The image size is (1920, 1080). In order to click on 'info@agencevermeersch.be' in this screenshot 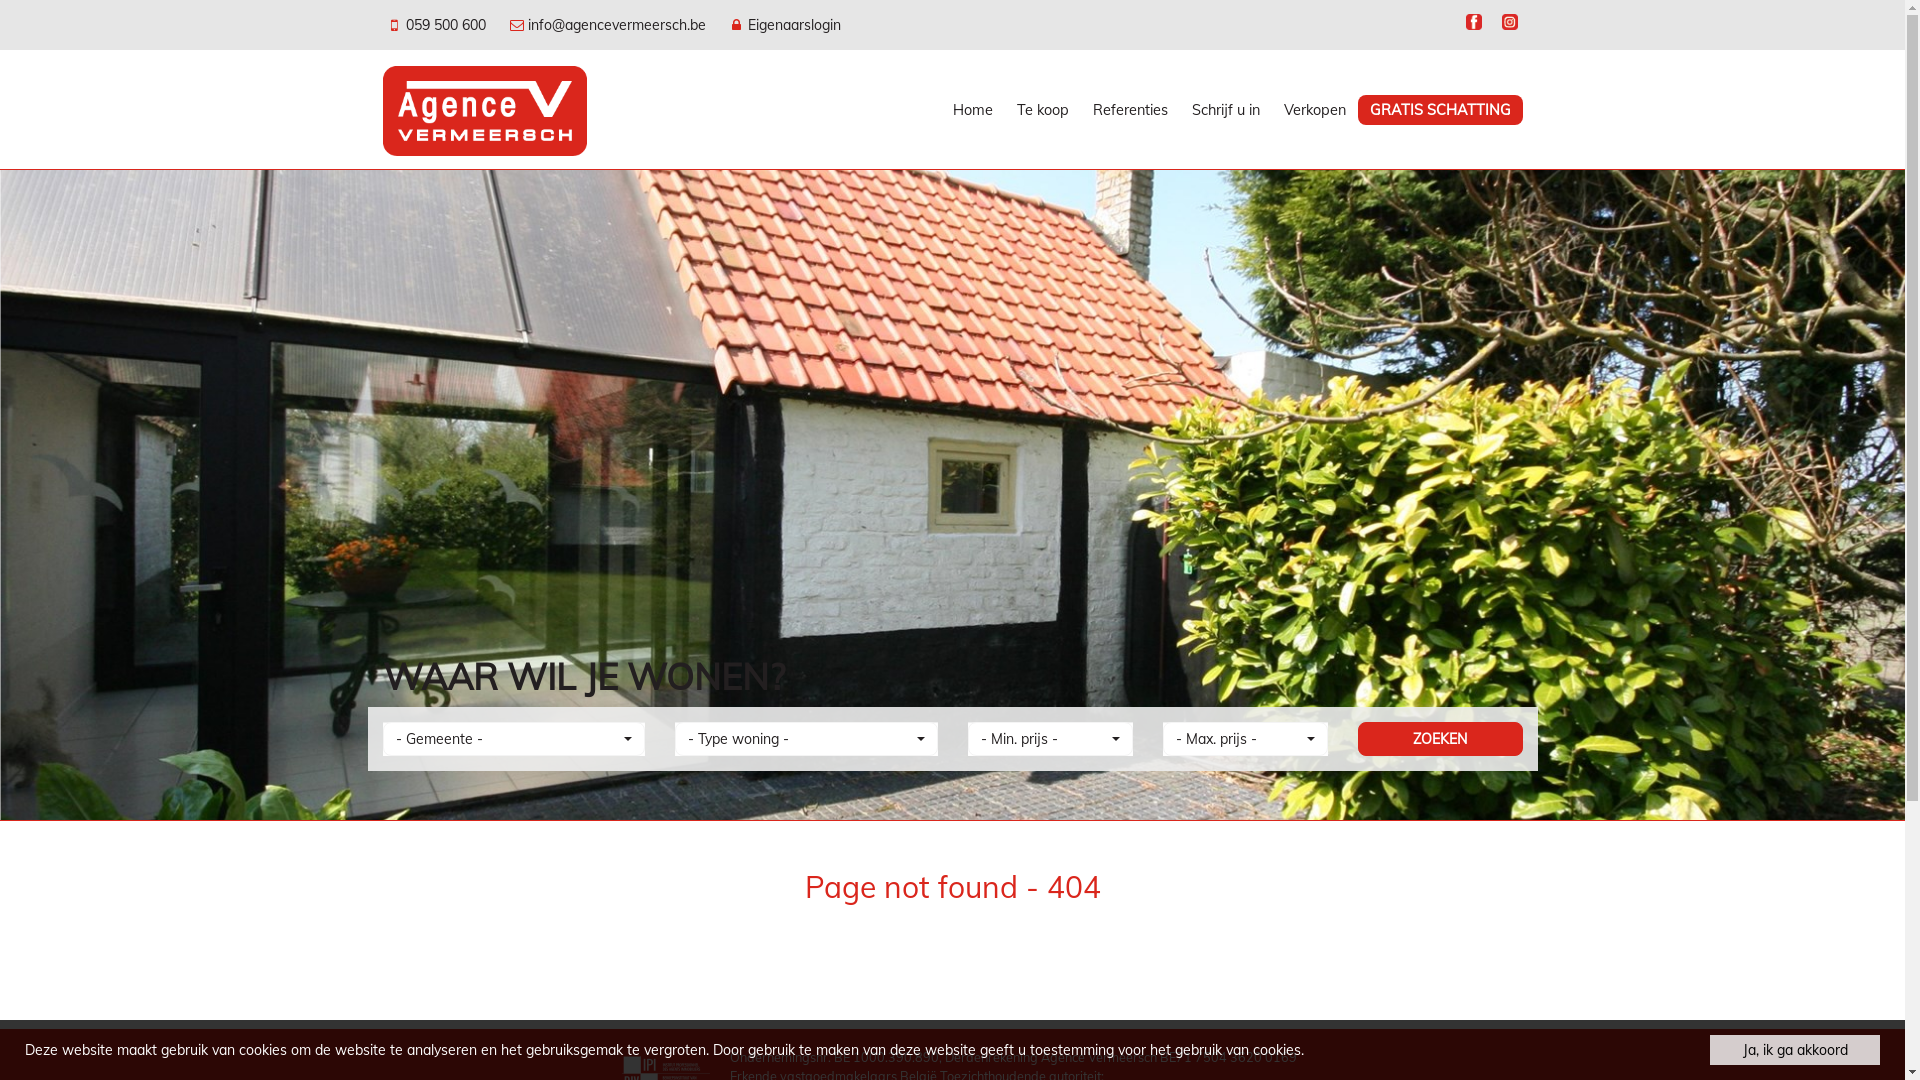, I will do `click(608, 24)`.